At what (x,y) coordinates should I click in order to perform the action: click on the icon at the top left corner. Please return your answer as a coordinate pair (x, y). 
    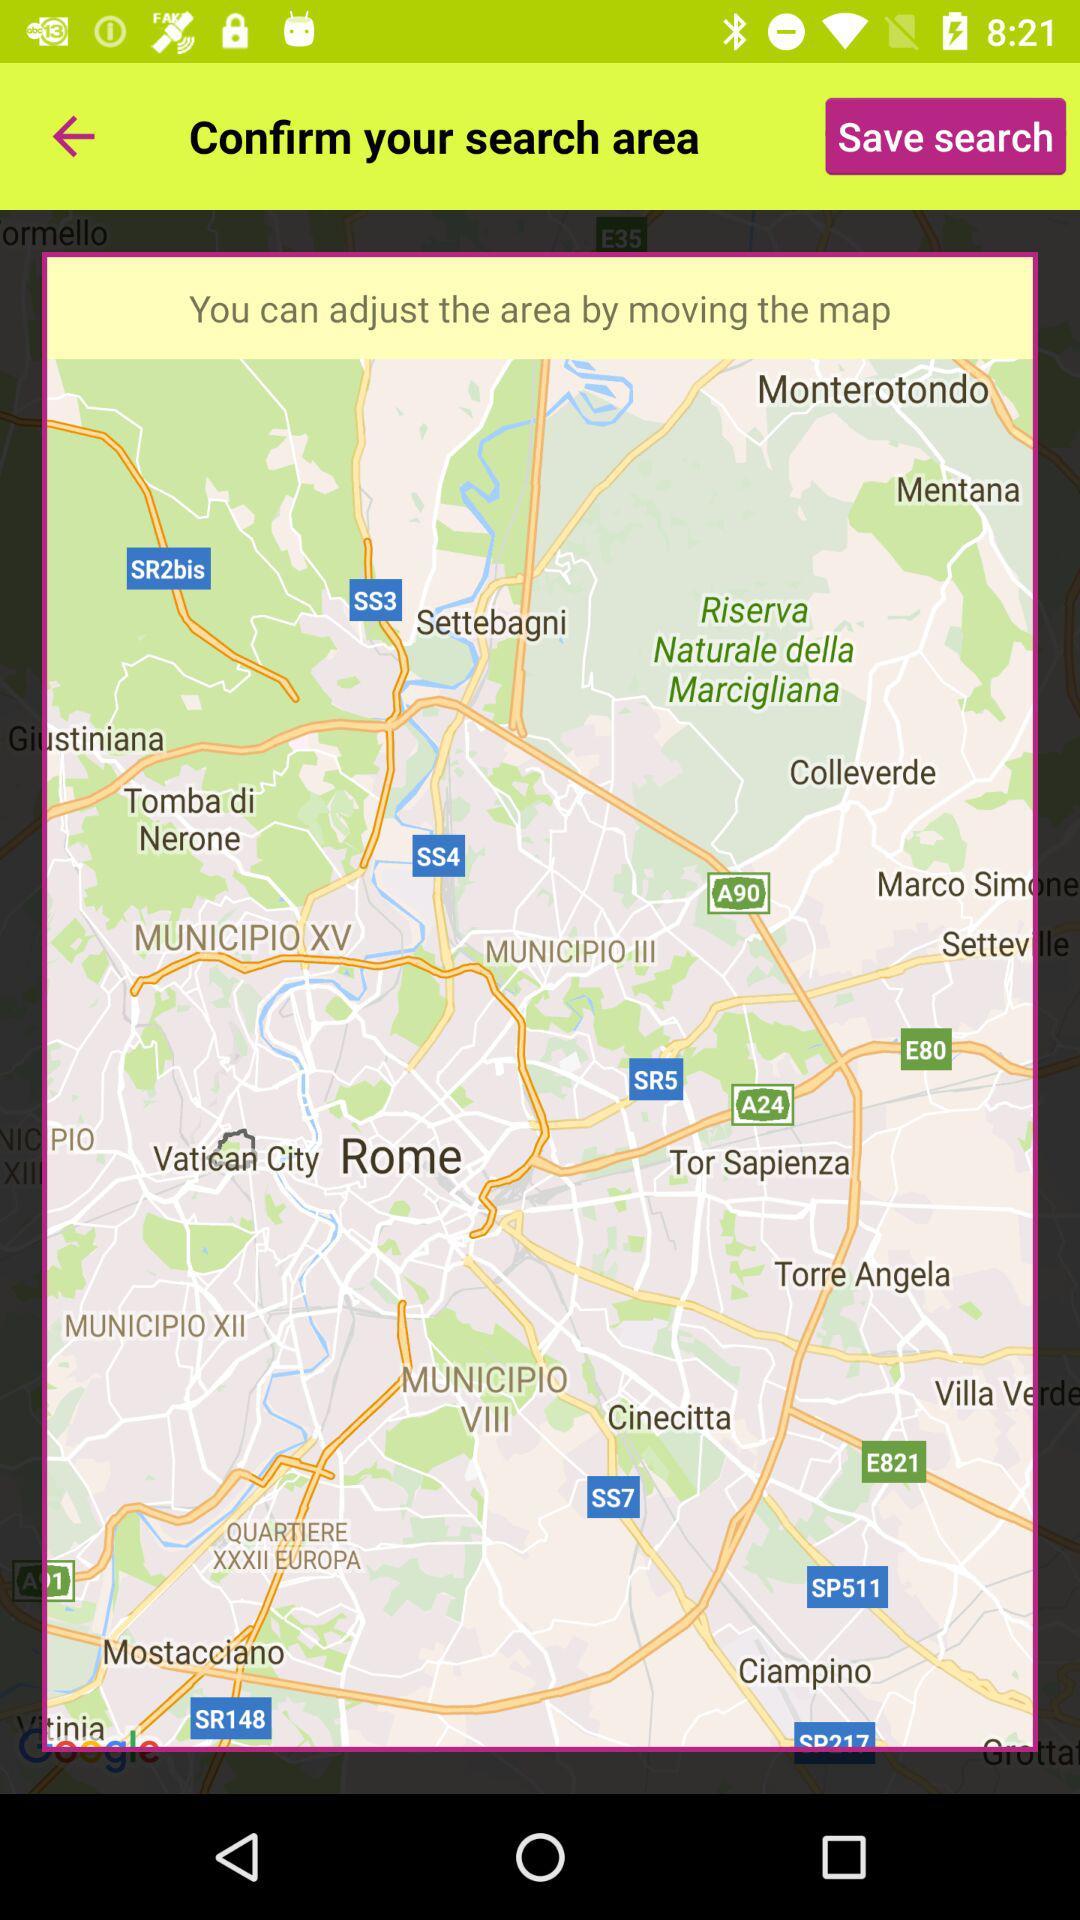
    Looking at the image, I should click on (72, 135).